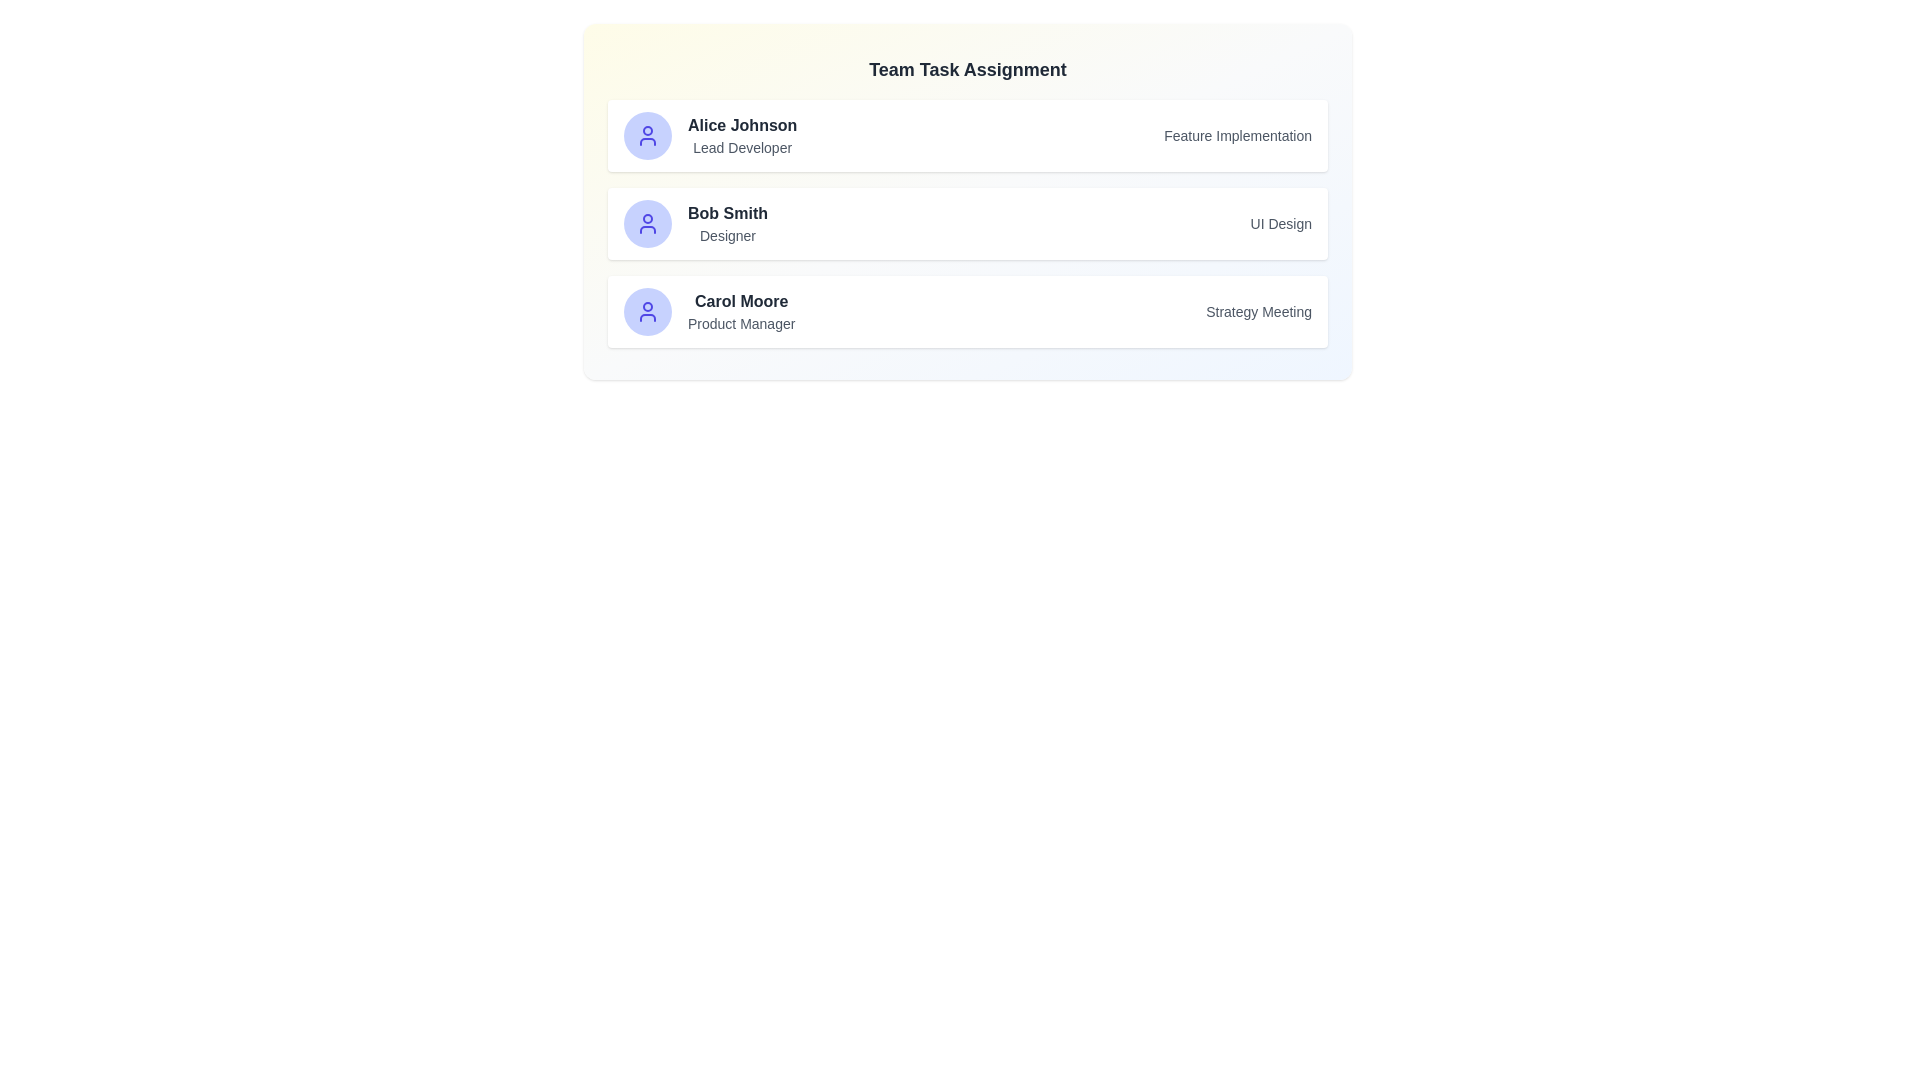 The height and width of the screenshot is (1080, 1920). I want to click on the text label representing the job title of the individual, positioned below 'Alice Johnson' in the card layout of the first list item, so click(741, 146).